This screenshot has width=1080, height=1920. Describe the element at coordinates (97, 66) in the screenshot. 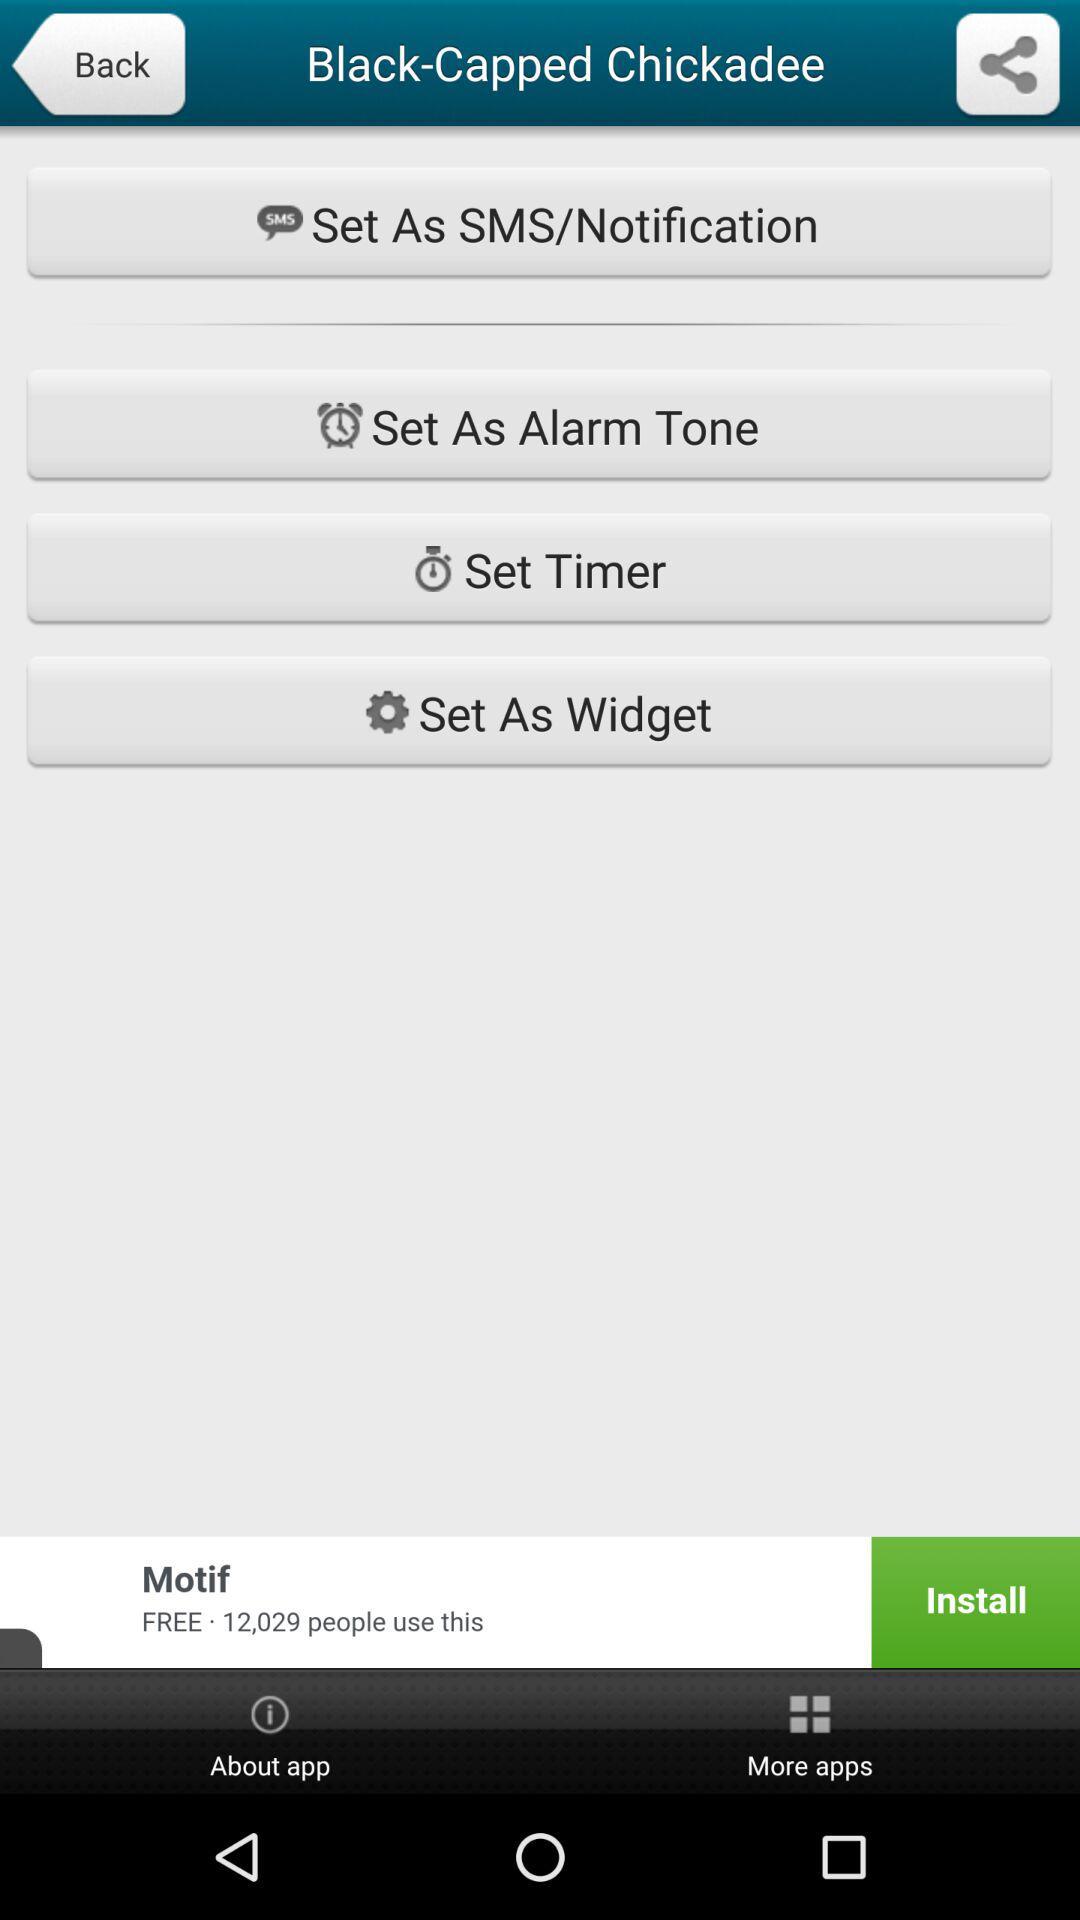

I see `back icon` at that location.